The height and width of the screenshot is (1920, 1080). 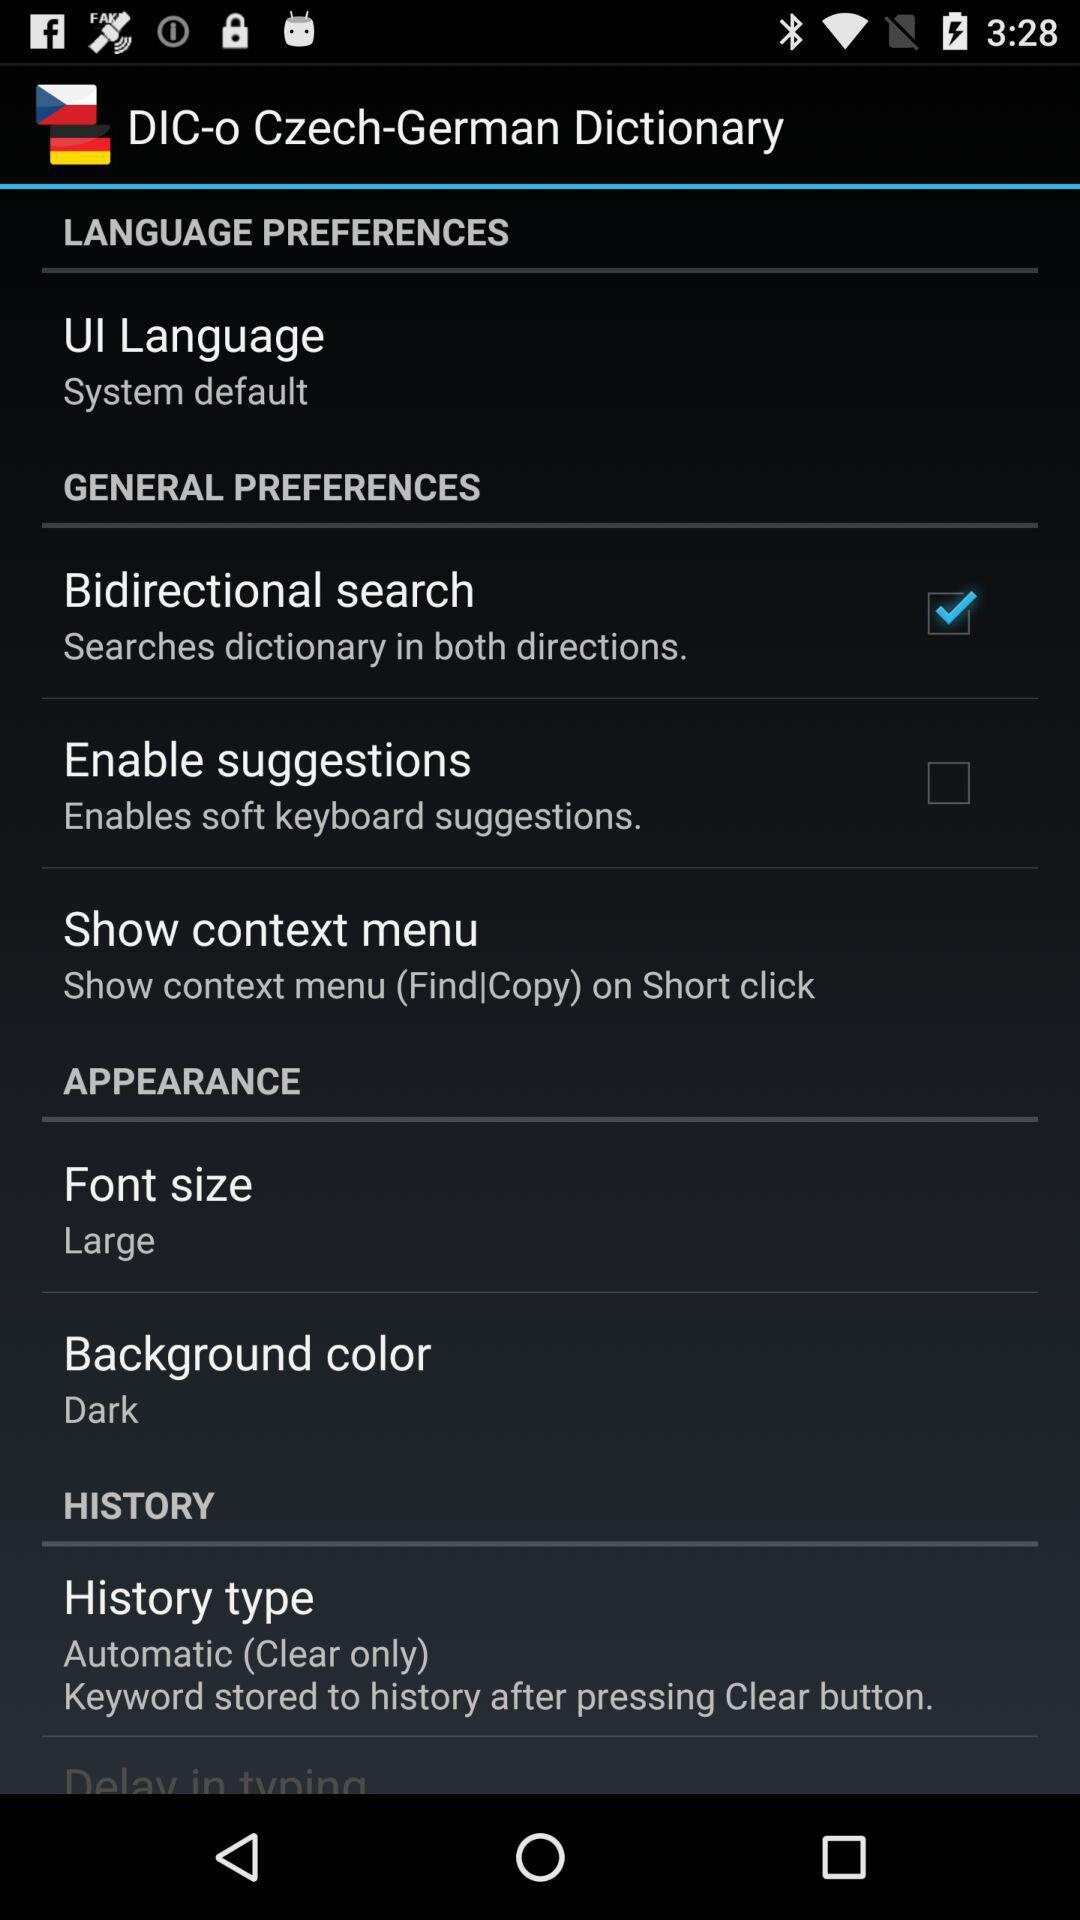 What do you see at coordinates (497, 1673) in the screenshot?
I see `app above delay in typing app` at bounding box center [497, 1673].